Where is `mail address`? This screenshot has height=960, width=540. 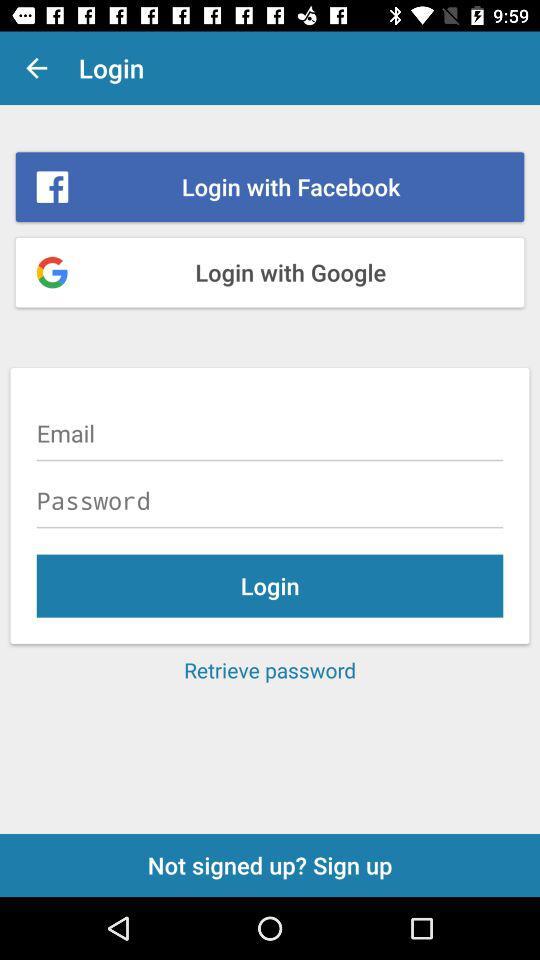 mail address is located at coordinates (270, 433).